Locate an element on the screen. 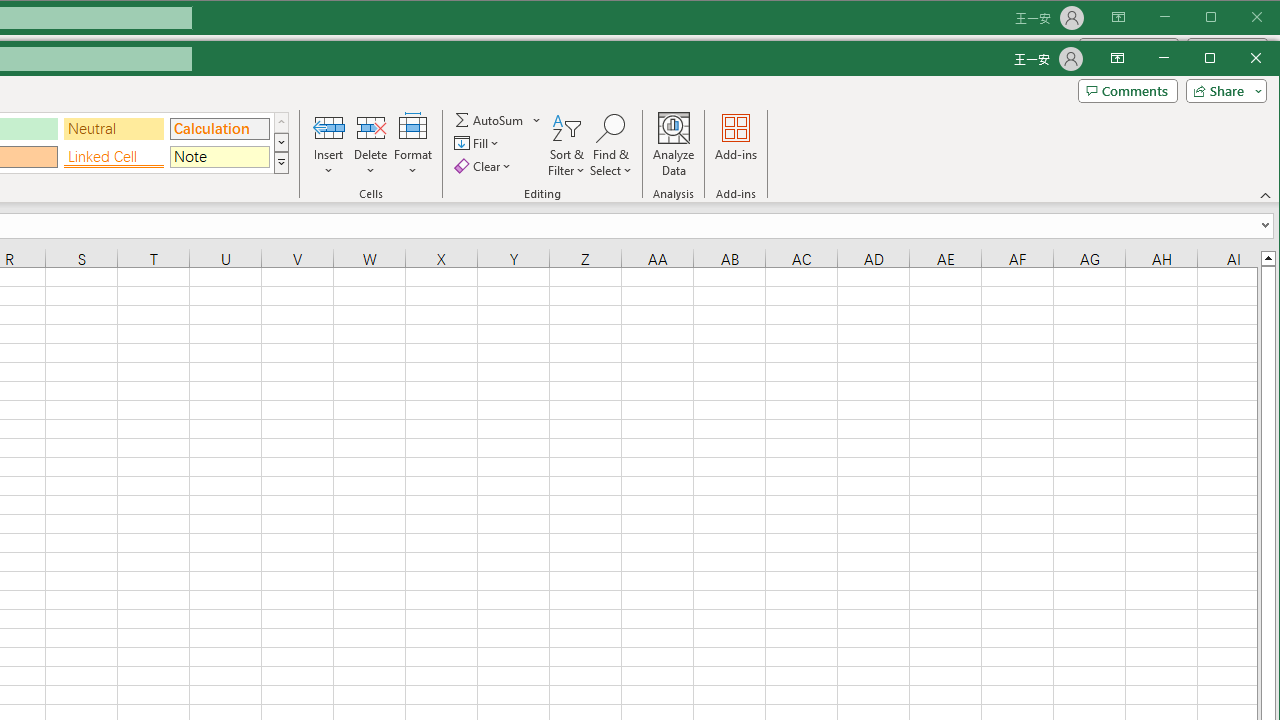 Image resolution: width=1280 pixels, height=720 pixels. 'Class: NetUIImage' is located at coordinates (280, 162).